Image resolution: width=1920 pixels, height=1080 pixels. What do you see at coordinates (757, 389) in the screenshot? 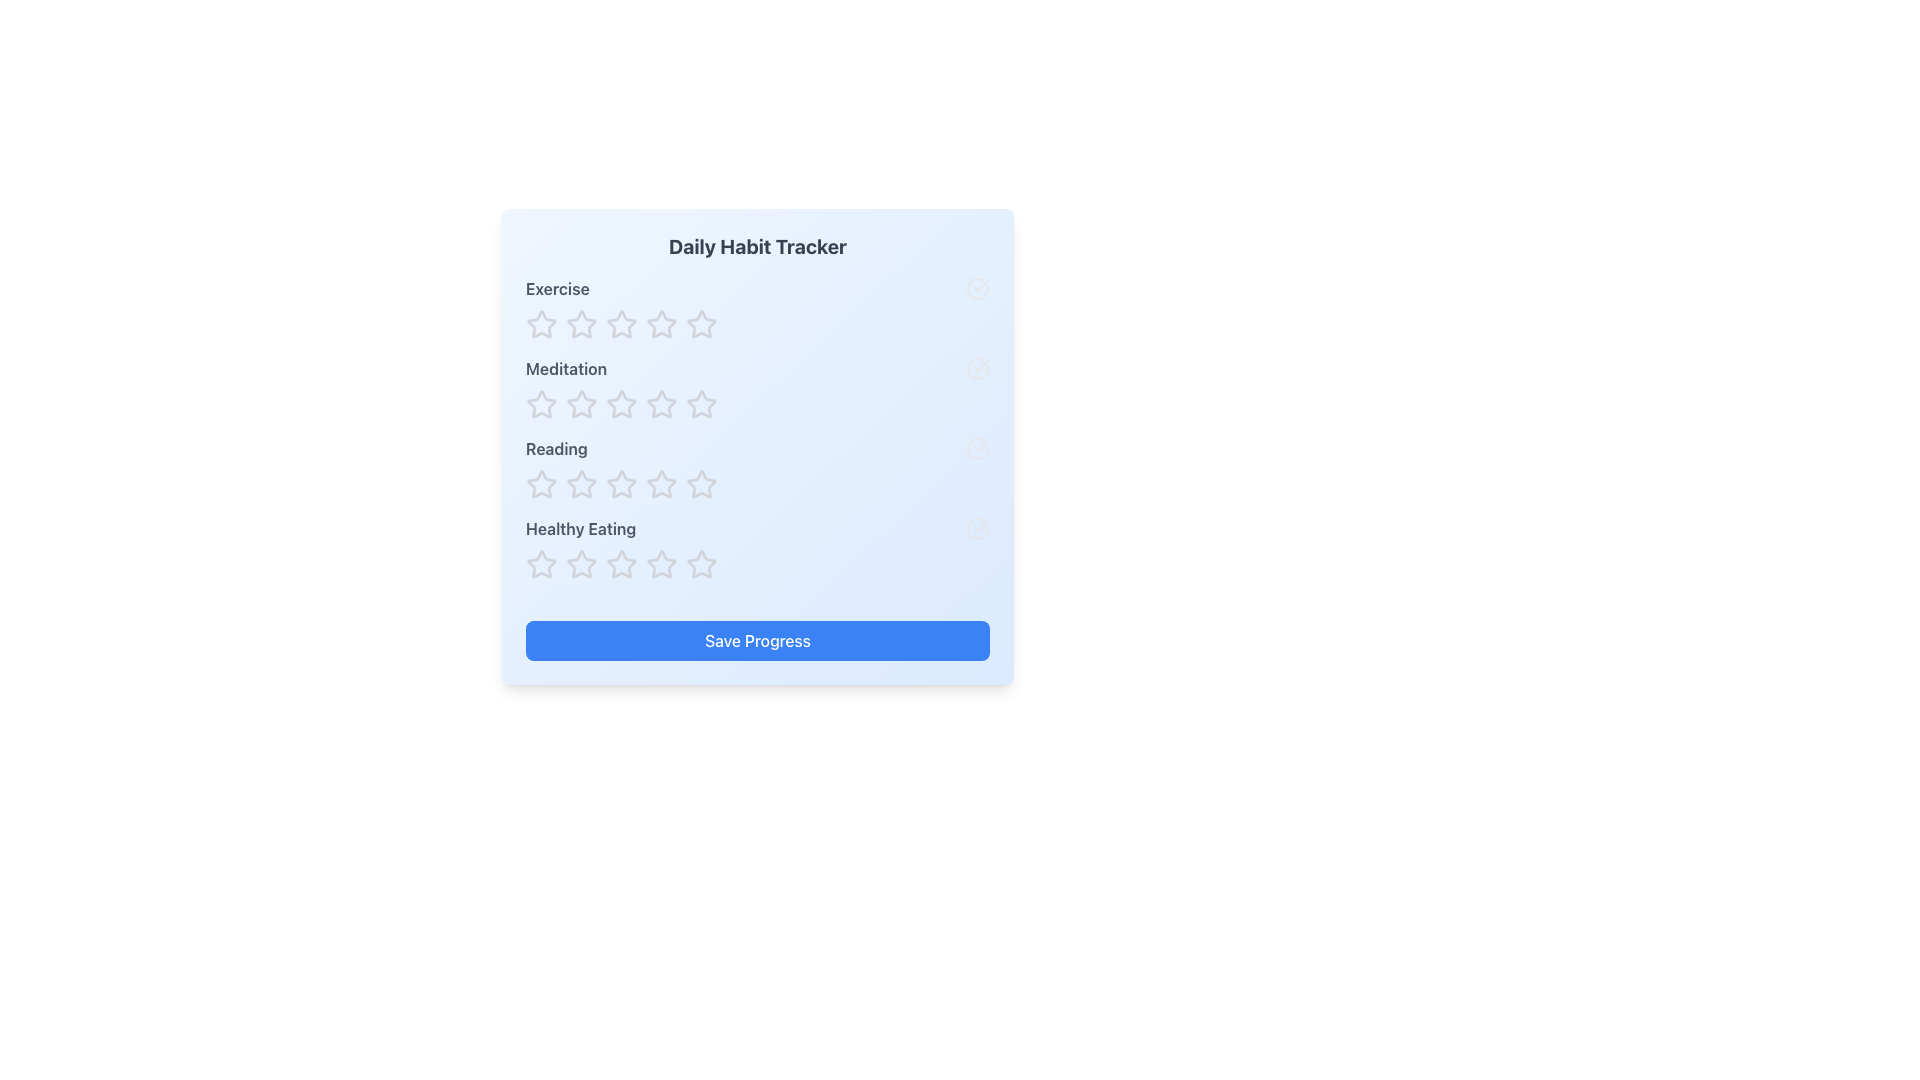
I see `across the five outlined stars in the 'Meditation' rating system` at bounding box center [757, 389].